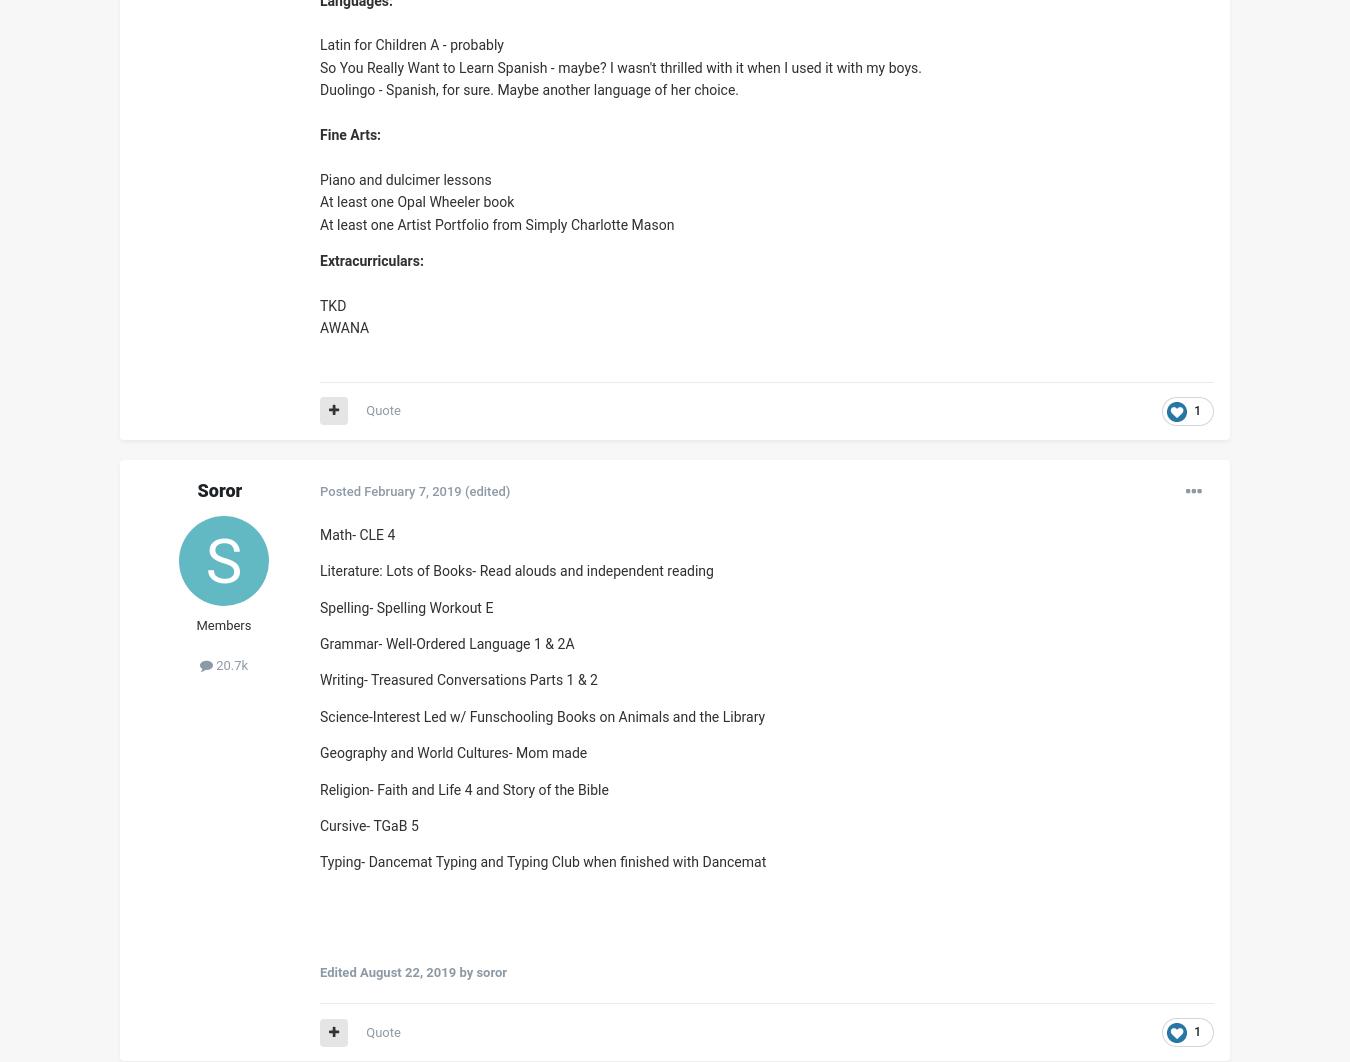 The width and height of the screenshot is (1350, 1062). I want to click on 'Science-Interest Led w/ Funschooling Books on Animals and the Library', so click(318, 716).